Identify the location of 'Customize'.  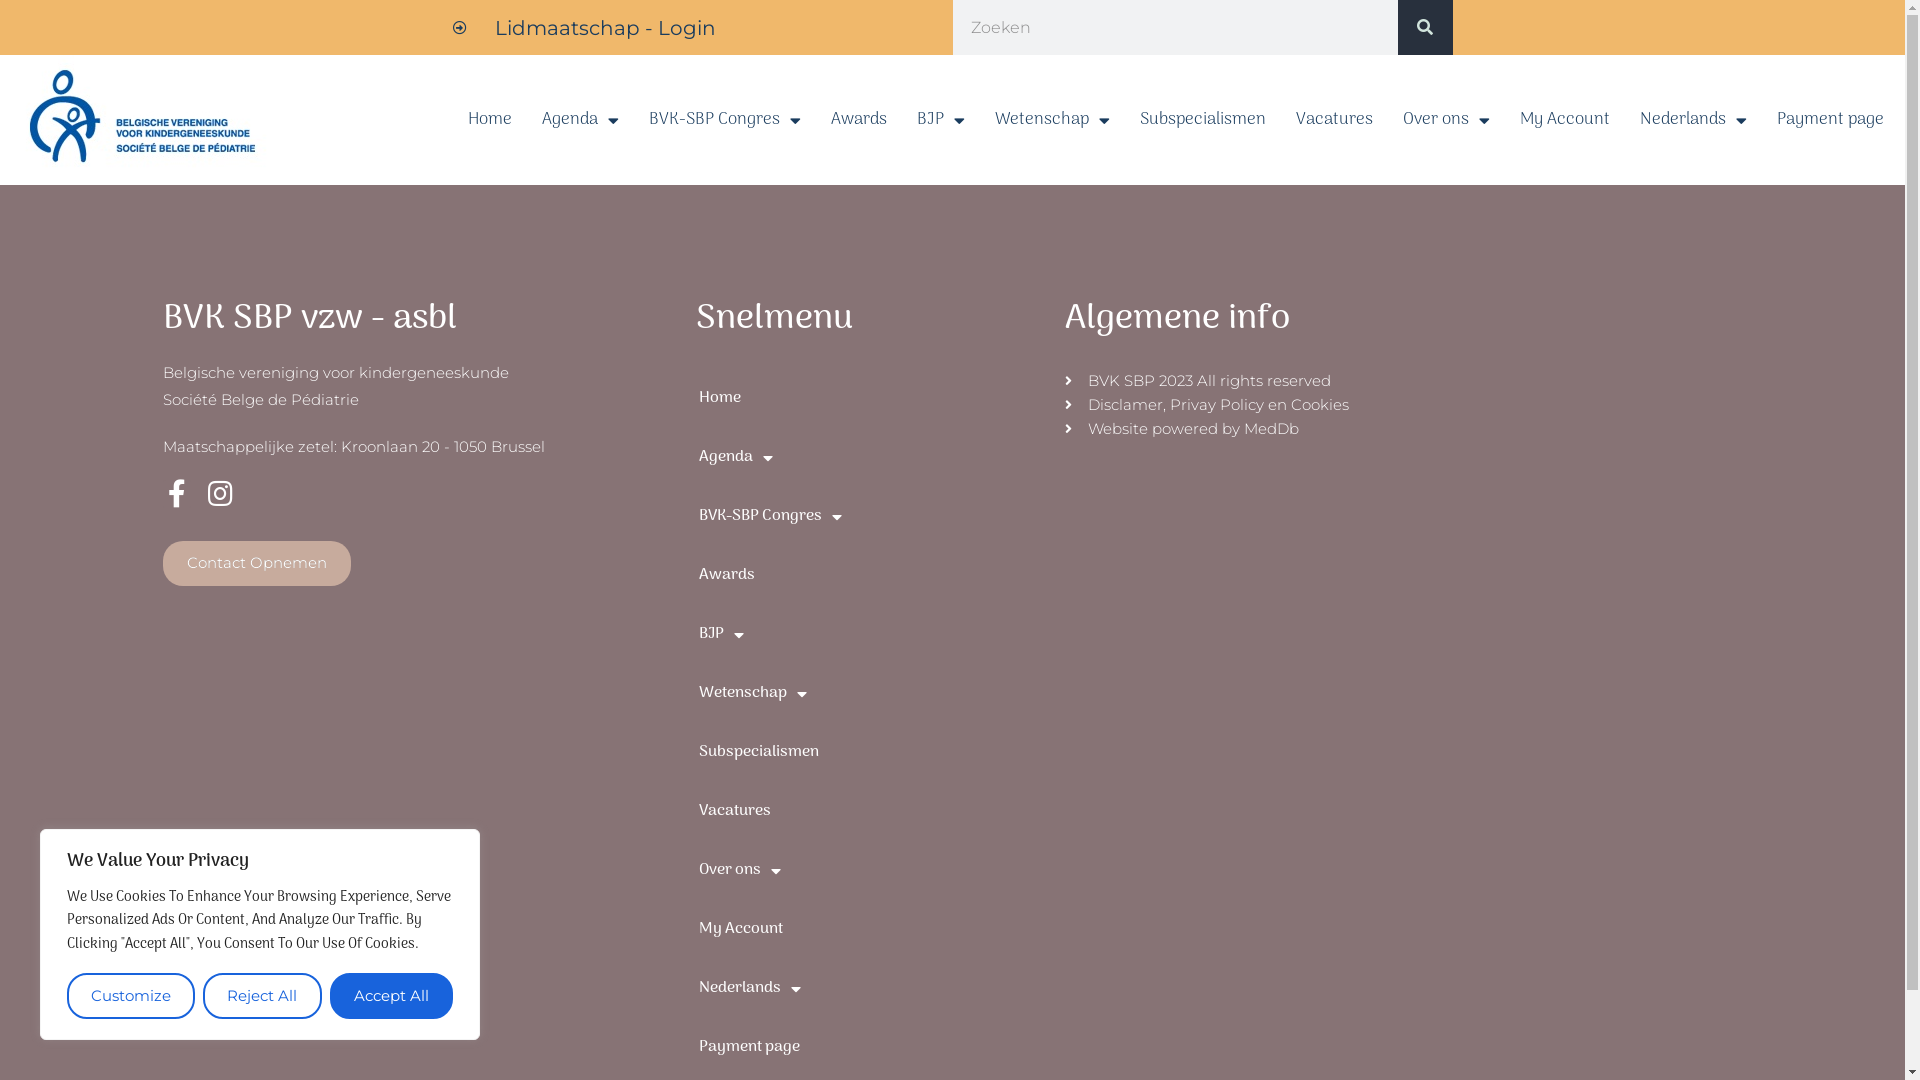
(67, 995).